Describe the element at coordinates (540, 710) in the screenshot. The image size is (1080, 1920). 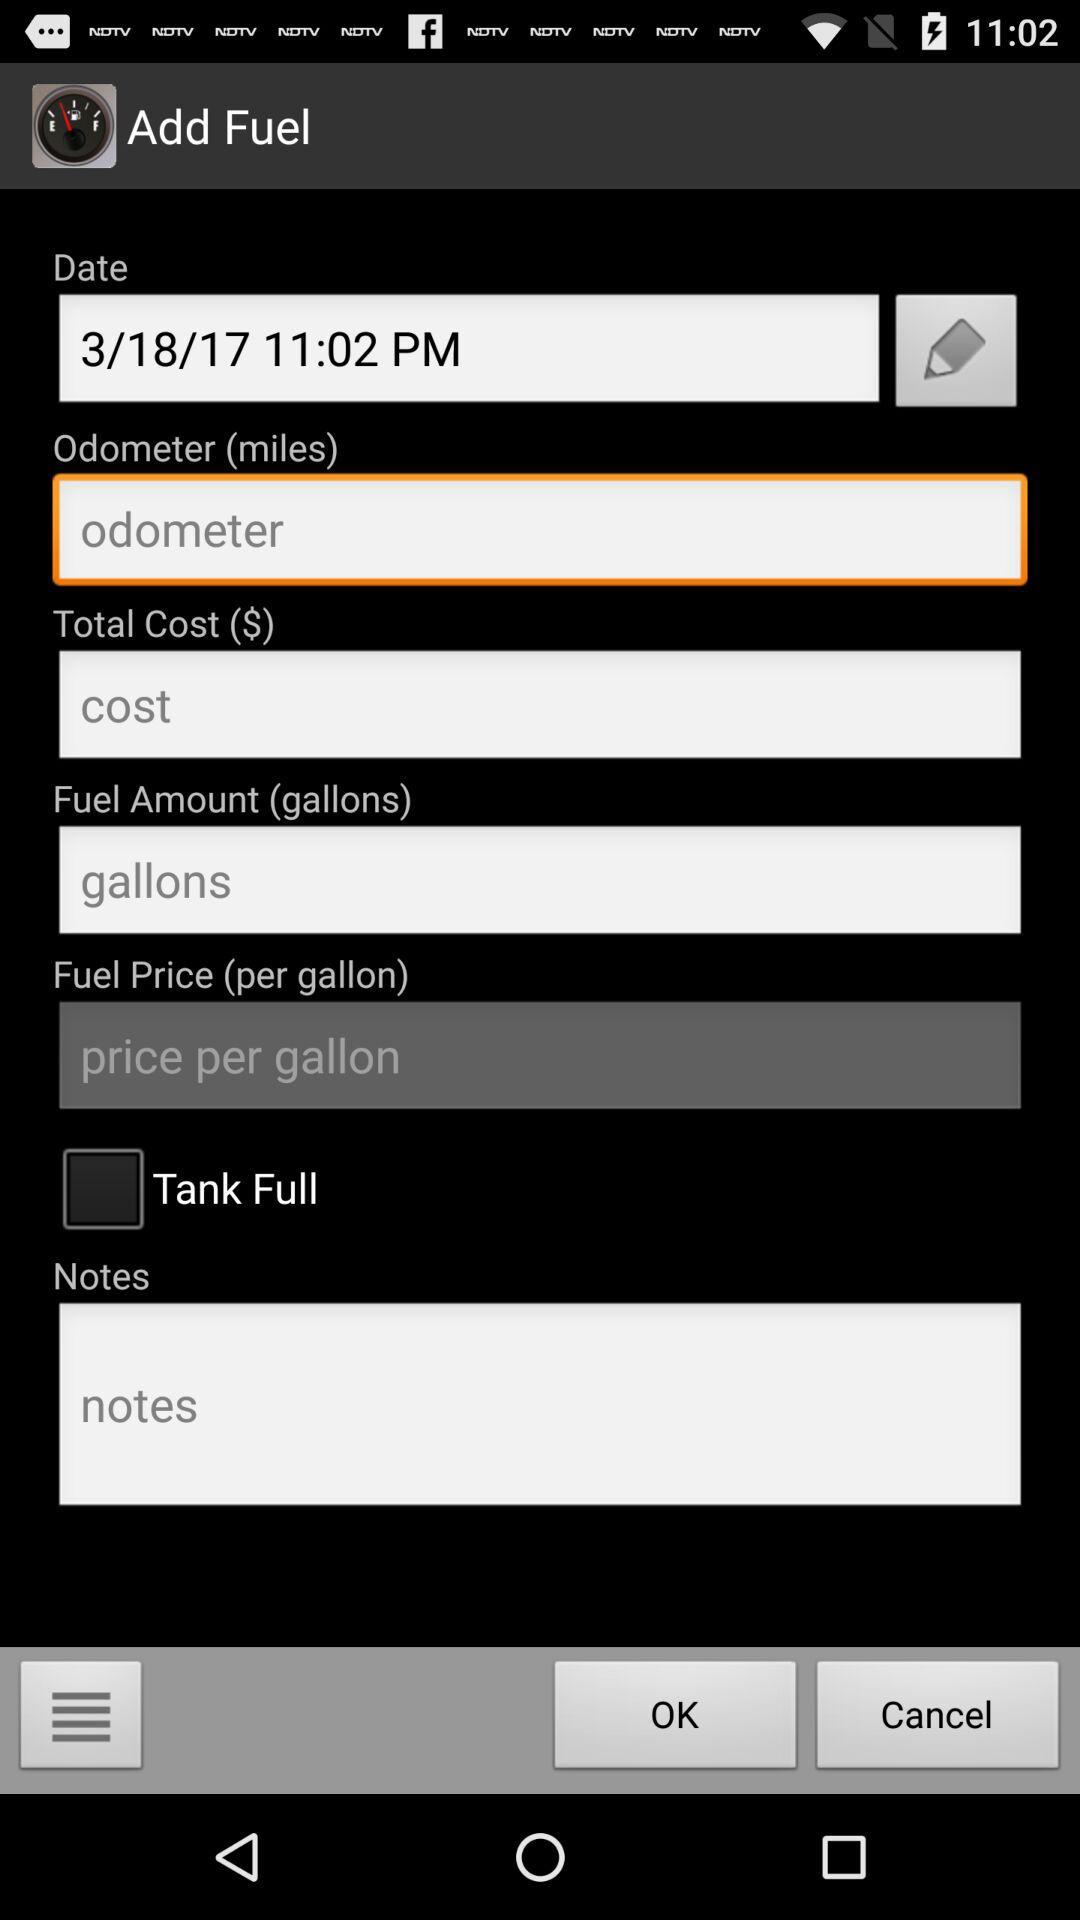
I see `insert cost` at that location.